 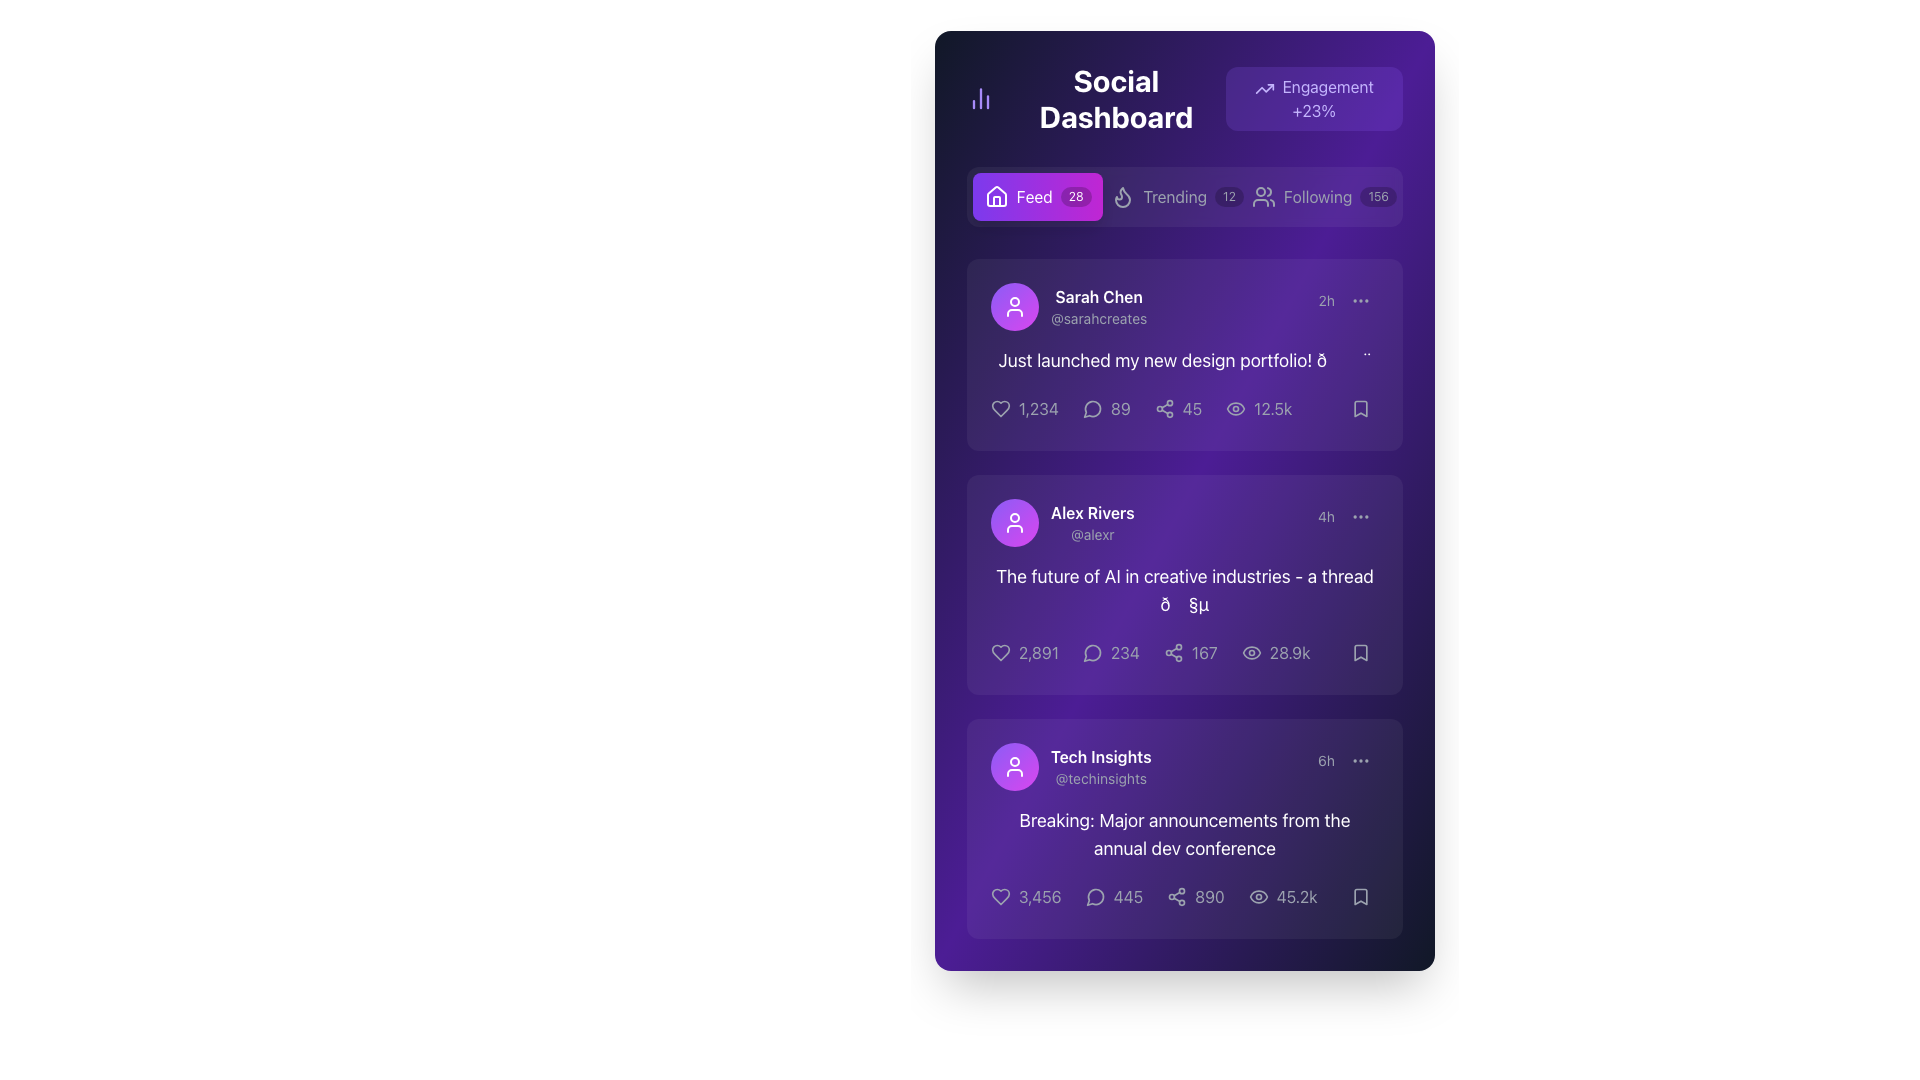 What do you see at coordinates (1360, 300) in the screenshot?
I see `the Horizontal Ellipsis icon in the upper-right corner of Sarah Chen's post` at bounding box center [1360, 300].